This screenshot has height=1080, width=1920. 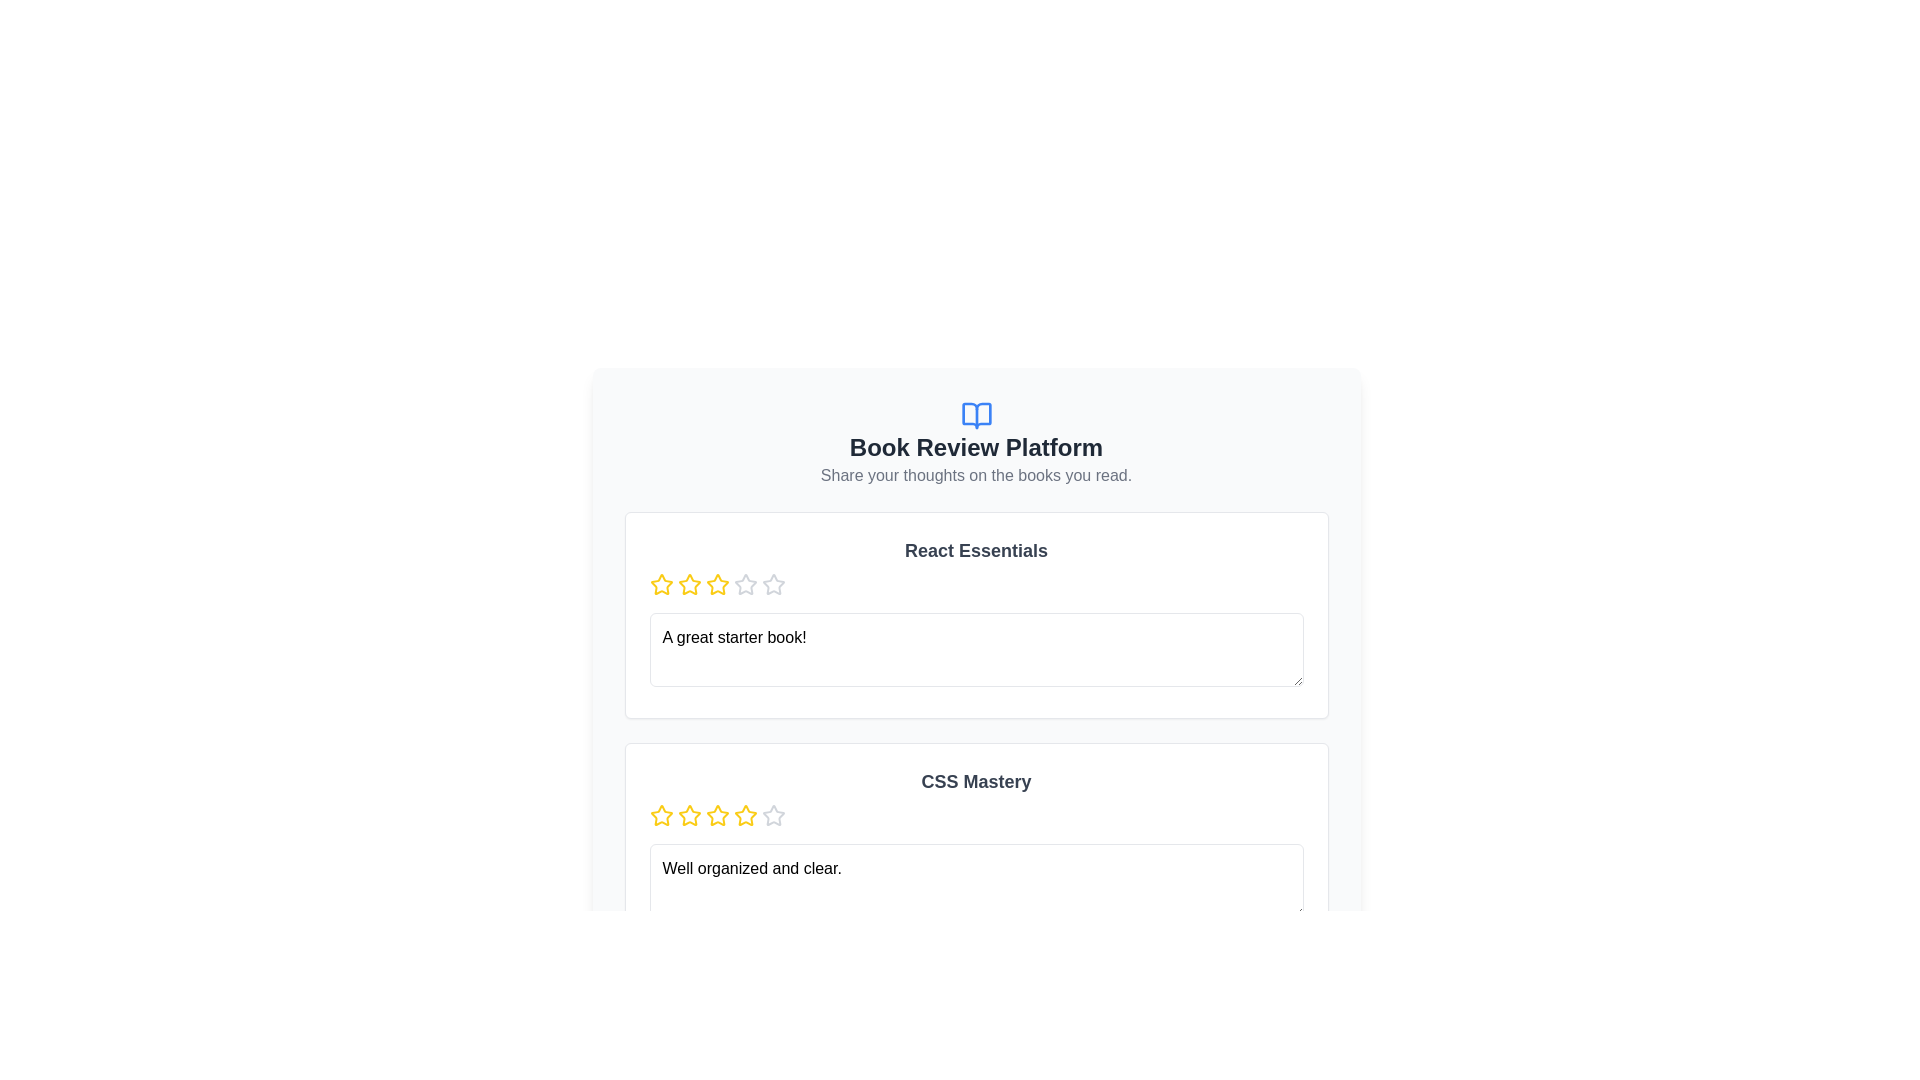 What do you see at coordinates (772, 815) in the screenshot?
I see `the fourth star icon in the horizontal row of rating stars under the book review entry labeled 'CSS Mastery' to rate as 4 stars` at bounding box center [772, 815].